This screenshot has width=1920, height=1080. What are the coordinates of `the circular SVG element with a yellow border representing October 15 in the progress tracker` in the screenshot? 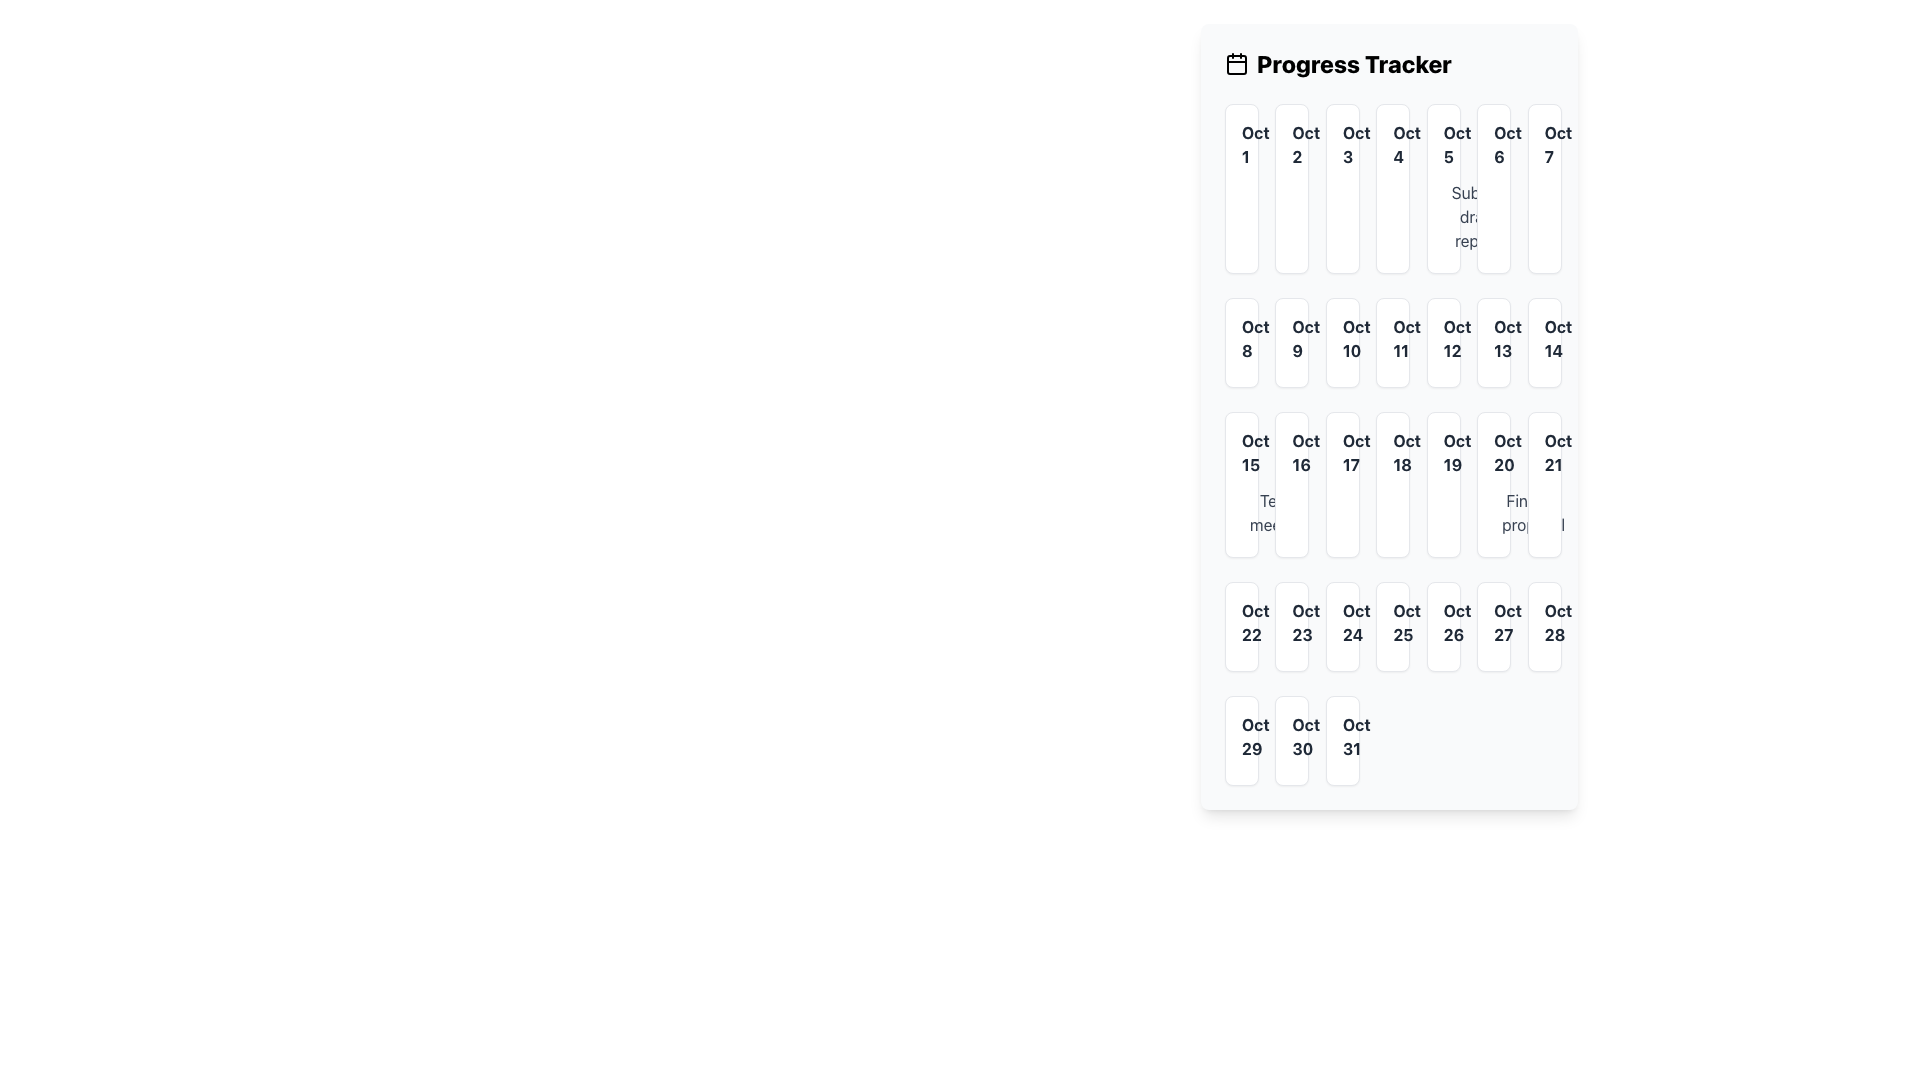 It's located at (1252, 512).